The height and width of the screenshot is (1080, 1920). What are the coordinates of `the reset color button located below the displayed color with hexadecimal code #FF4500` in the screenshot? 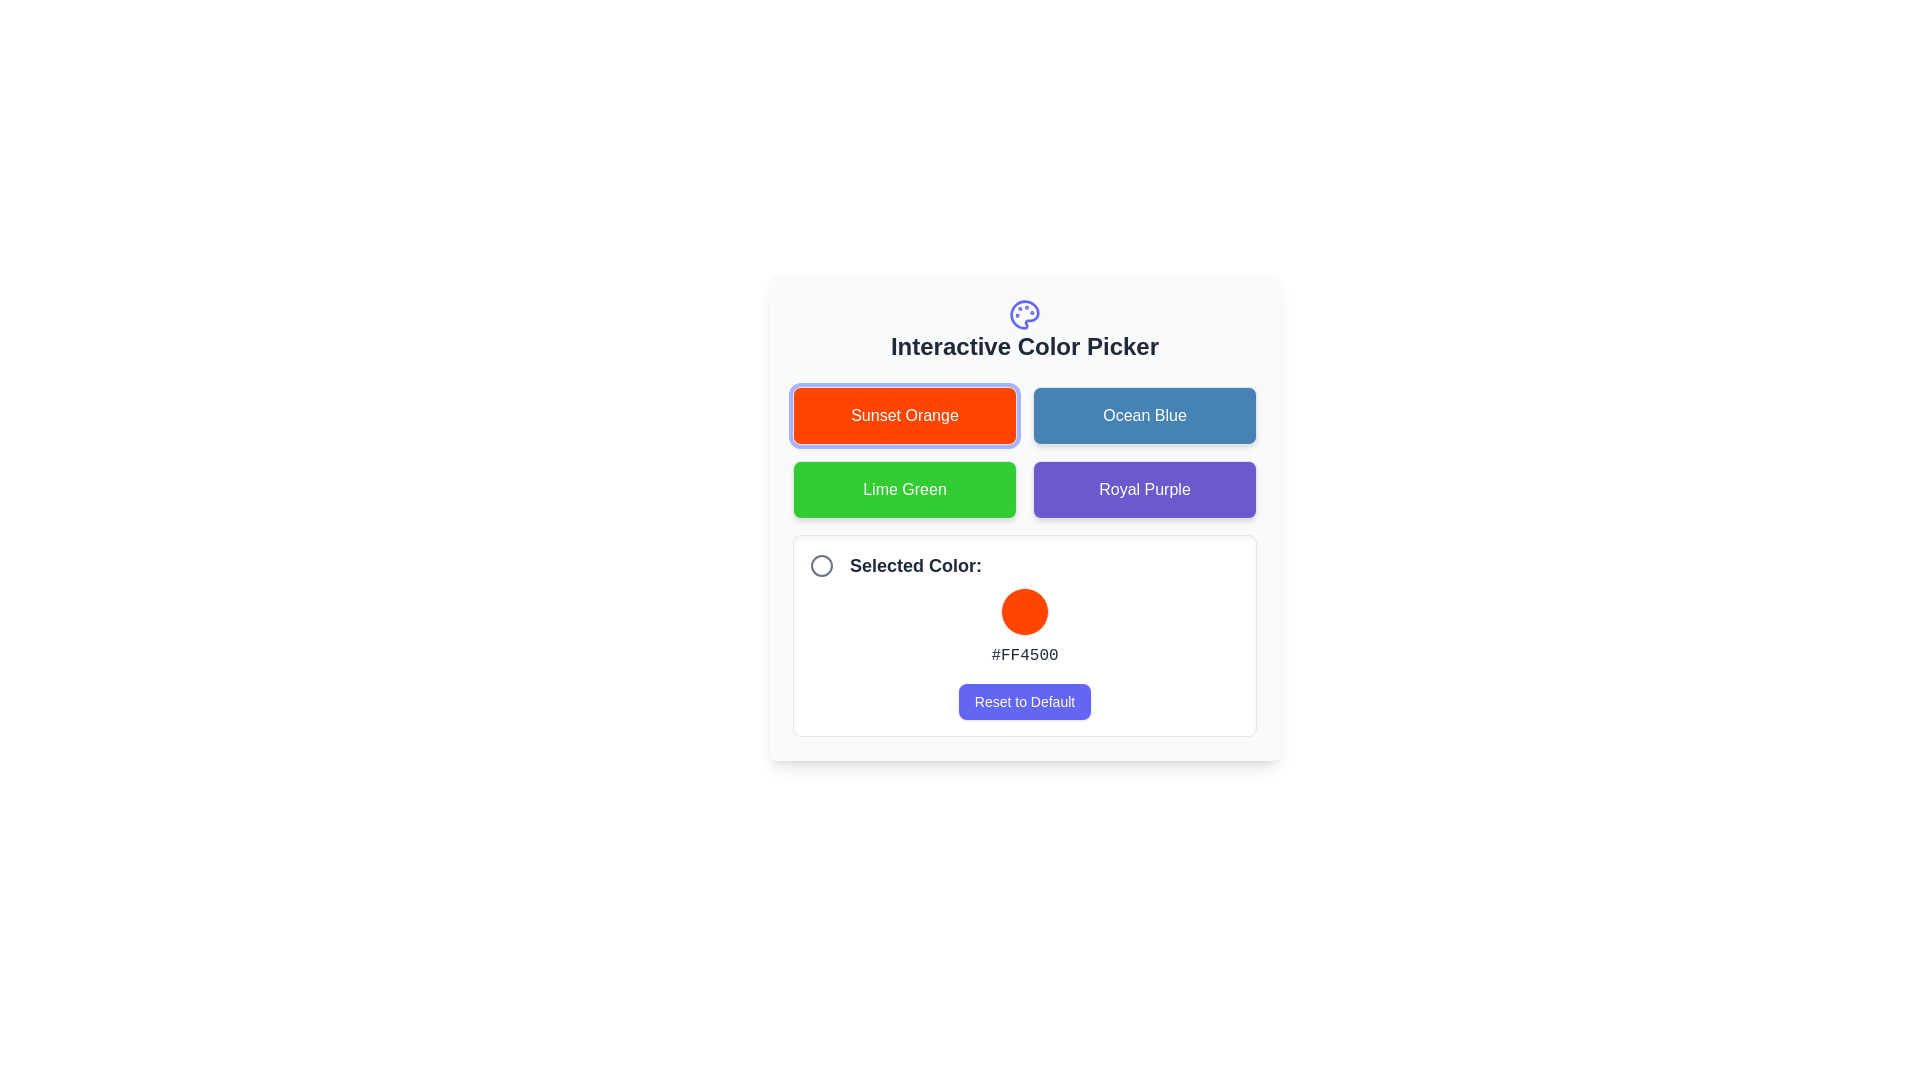 It's located at (1024, 701).